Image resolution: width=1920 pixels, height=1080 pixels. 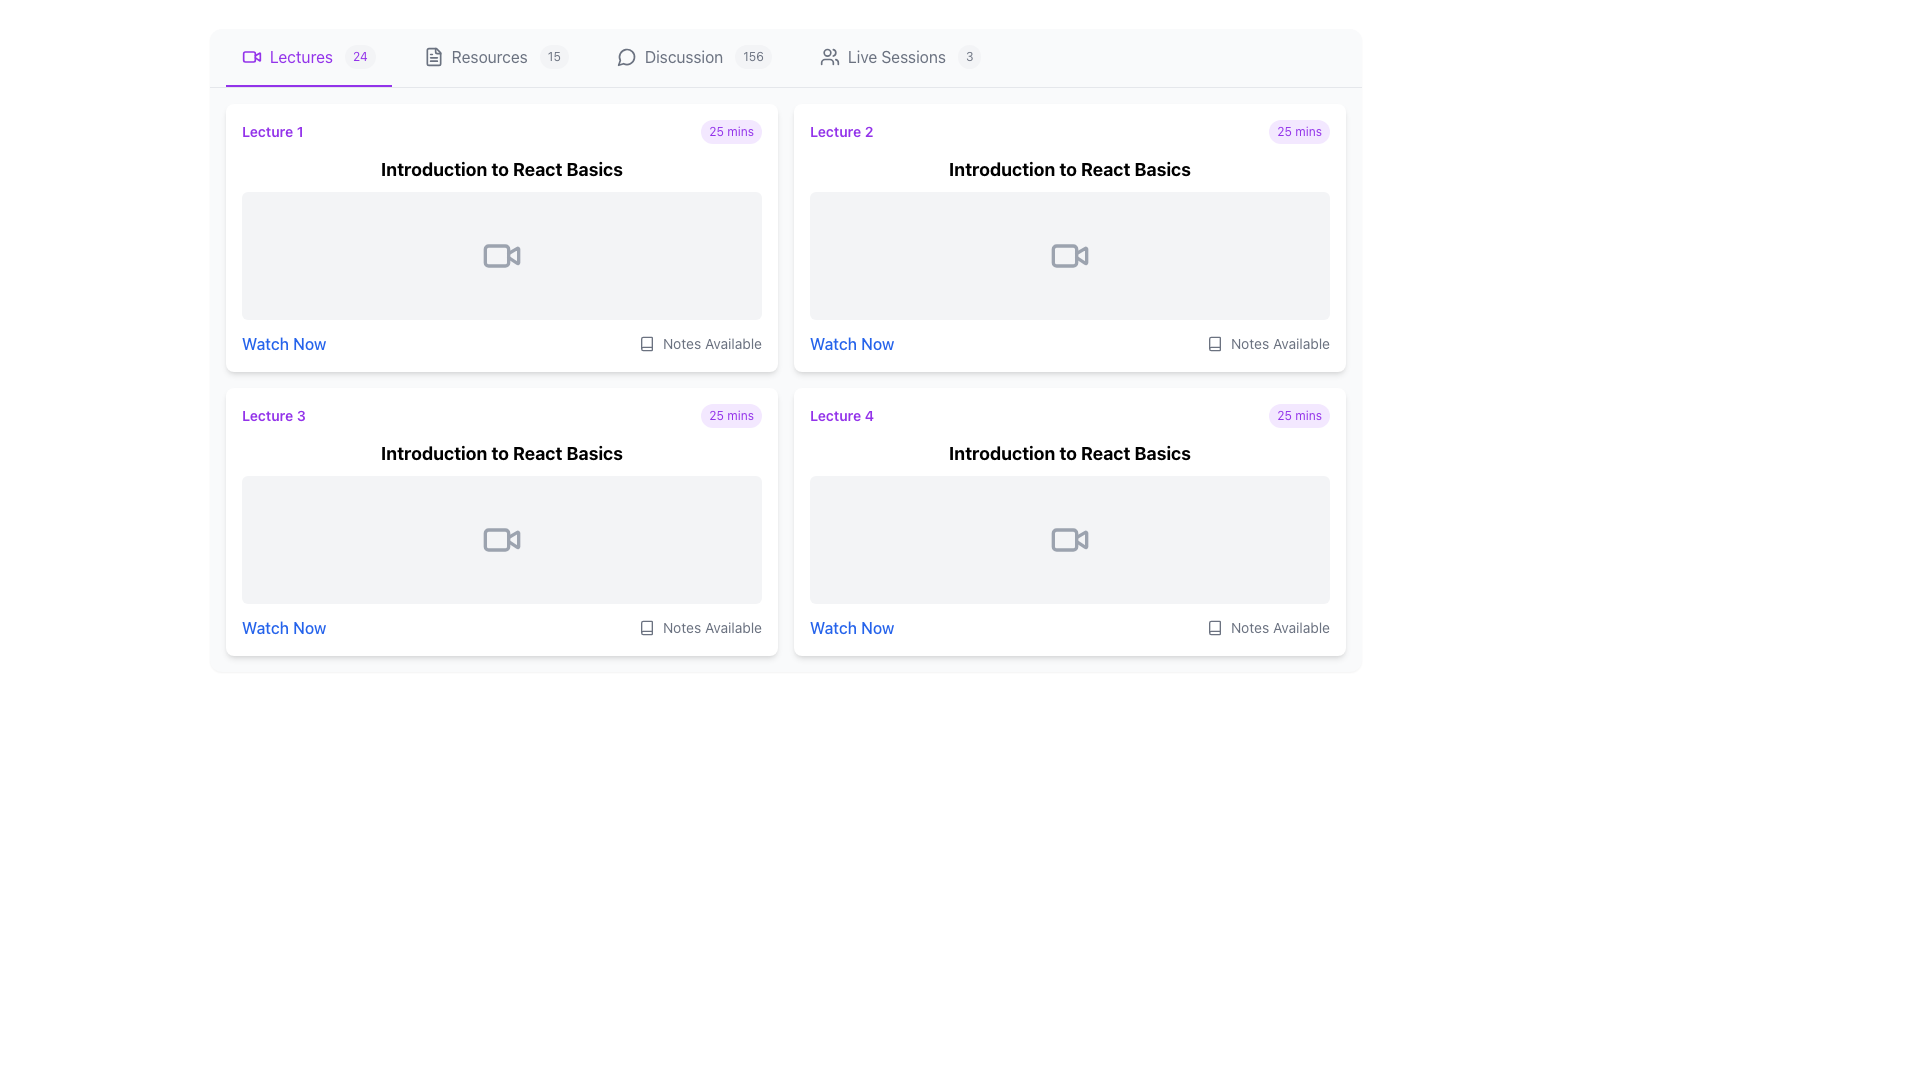 What do you see at coordinates (895, 56) in the screenshot?
I see `the 'Live Sessions' navigation text element located between the 'Discussion' tab and a badge displaying '3'` at bounding box center [895, 56].